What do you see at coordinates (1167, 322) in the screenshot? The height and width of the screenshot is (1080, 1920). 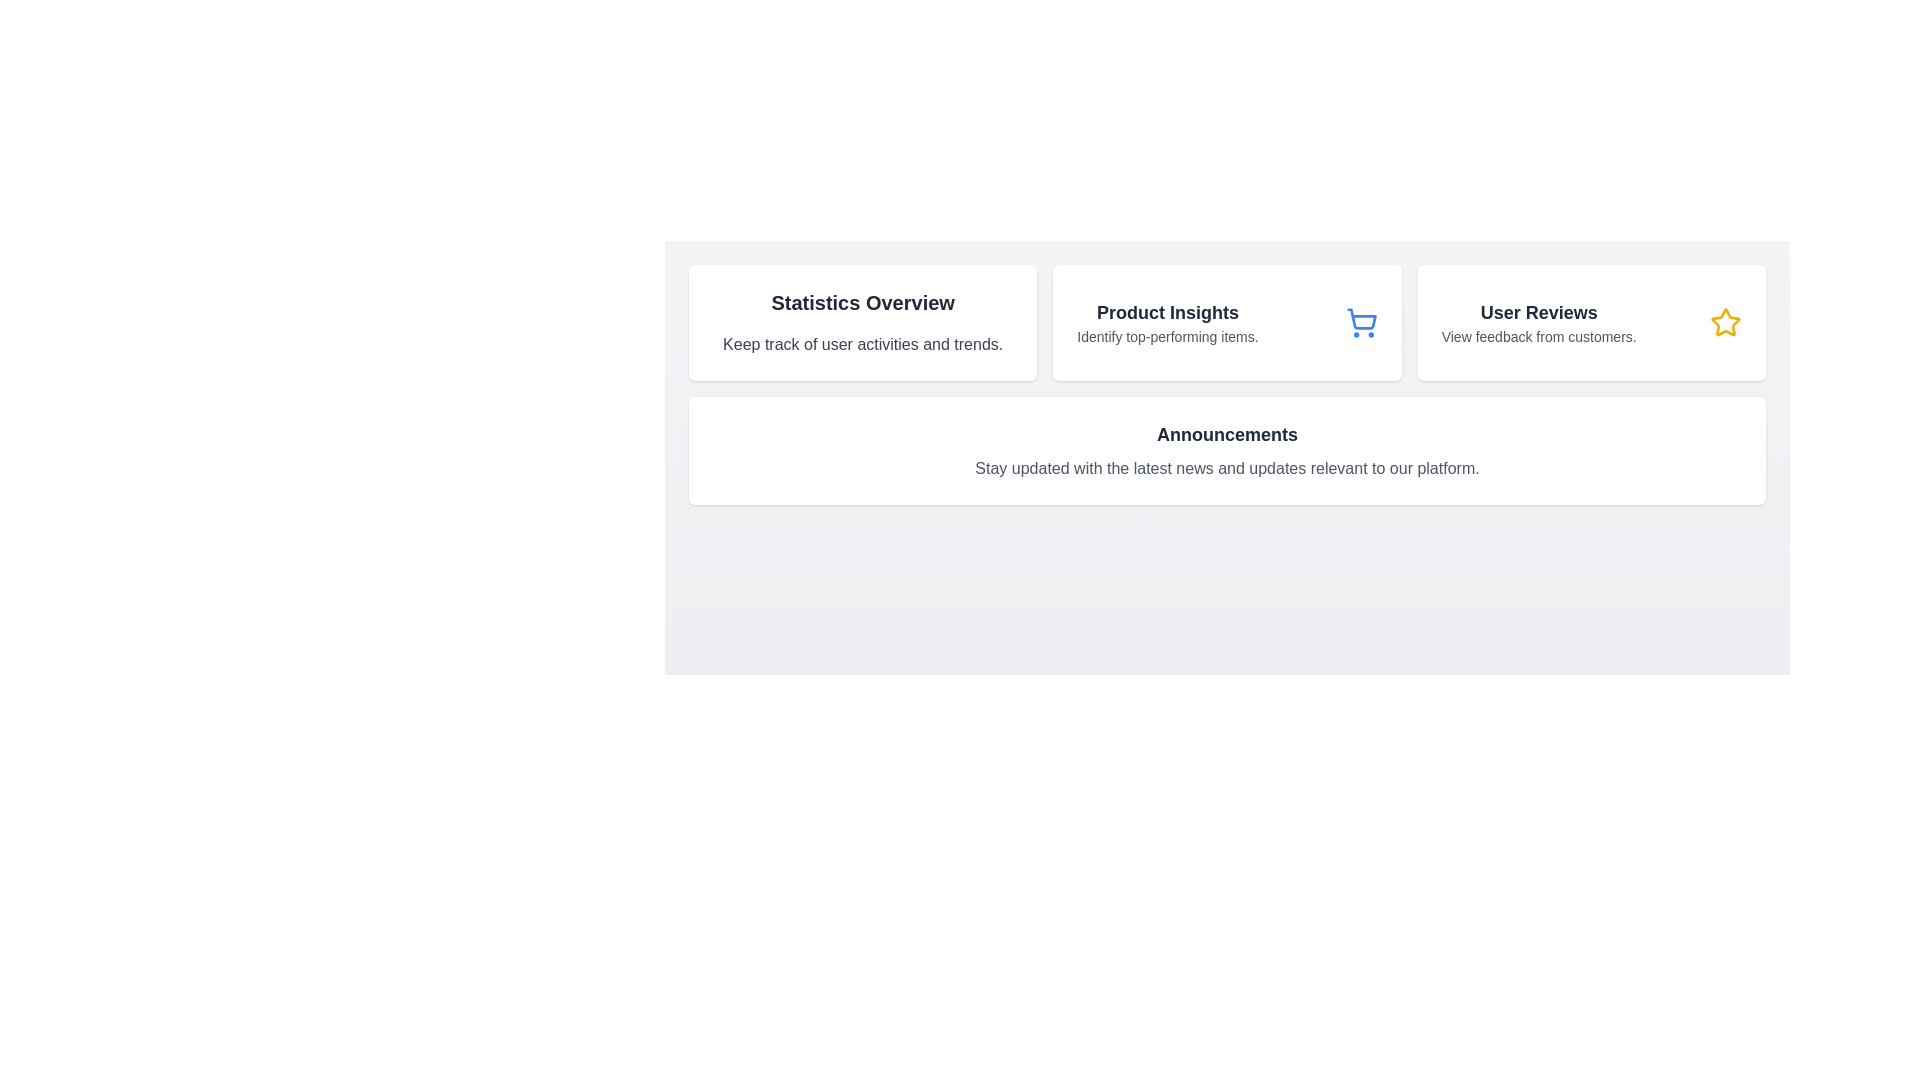 I see `informative text block located under the title 'Product Insights' and to the left of the shopping cart icon, which provides information about analyzing the performance of products` at bounding box center [1167, 322].